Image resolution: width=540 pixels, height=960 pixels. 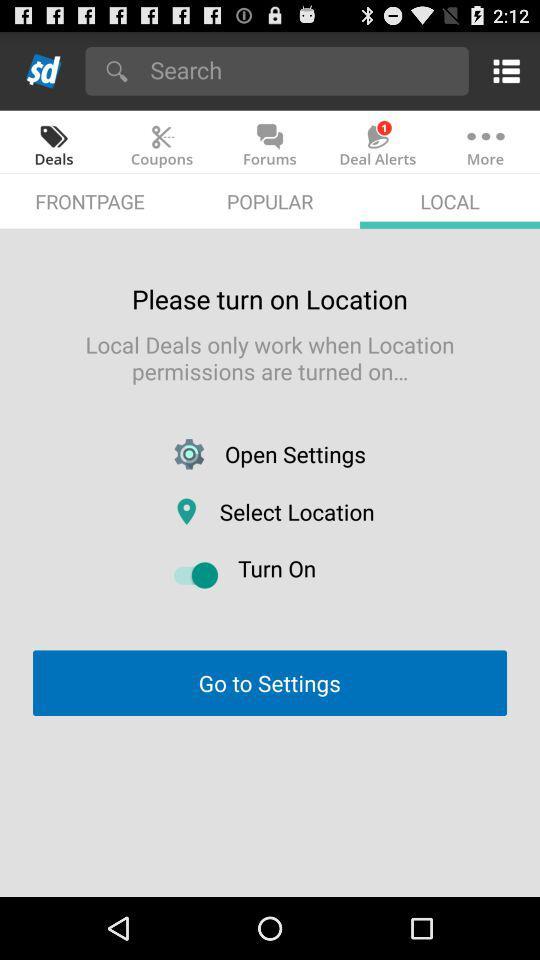 I want to click on the drop down, so click(x=302, y=69).